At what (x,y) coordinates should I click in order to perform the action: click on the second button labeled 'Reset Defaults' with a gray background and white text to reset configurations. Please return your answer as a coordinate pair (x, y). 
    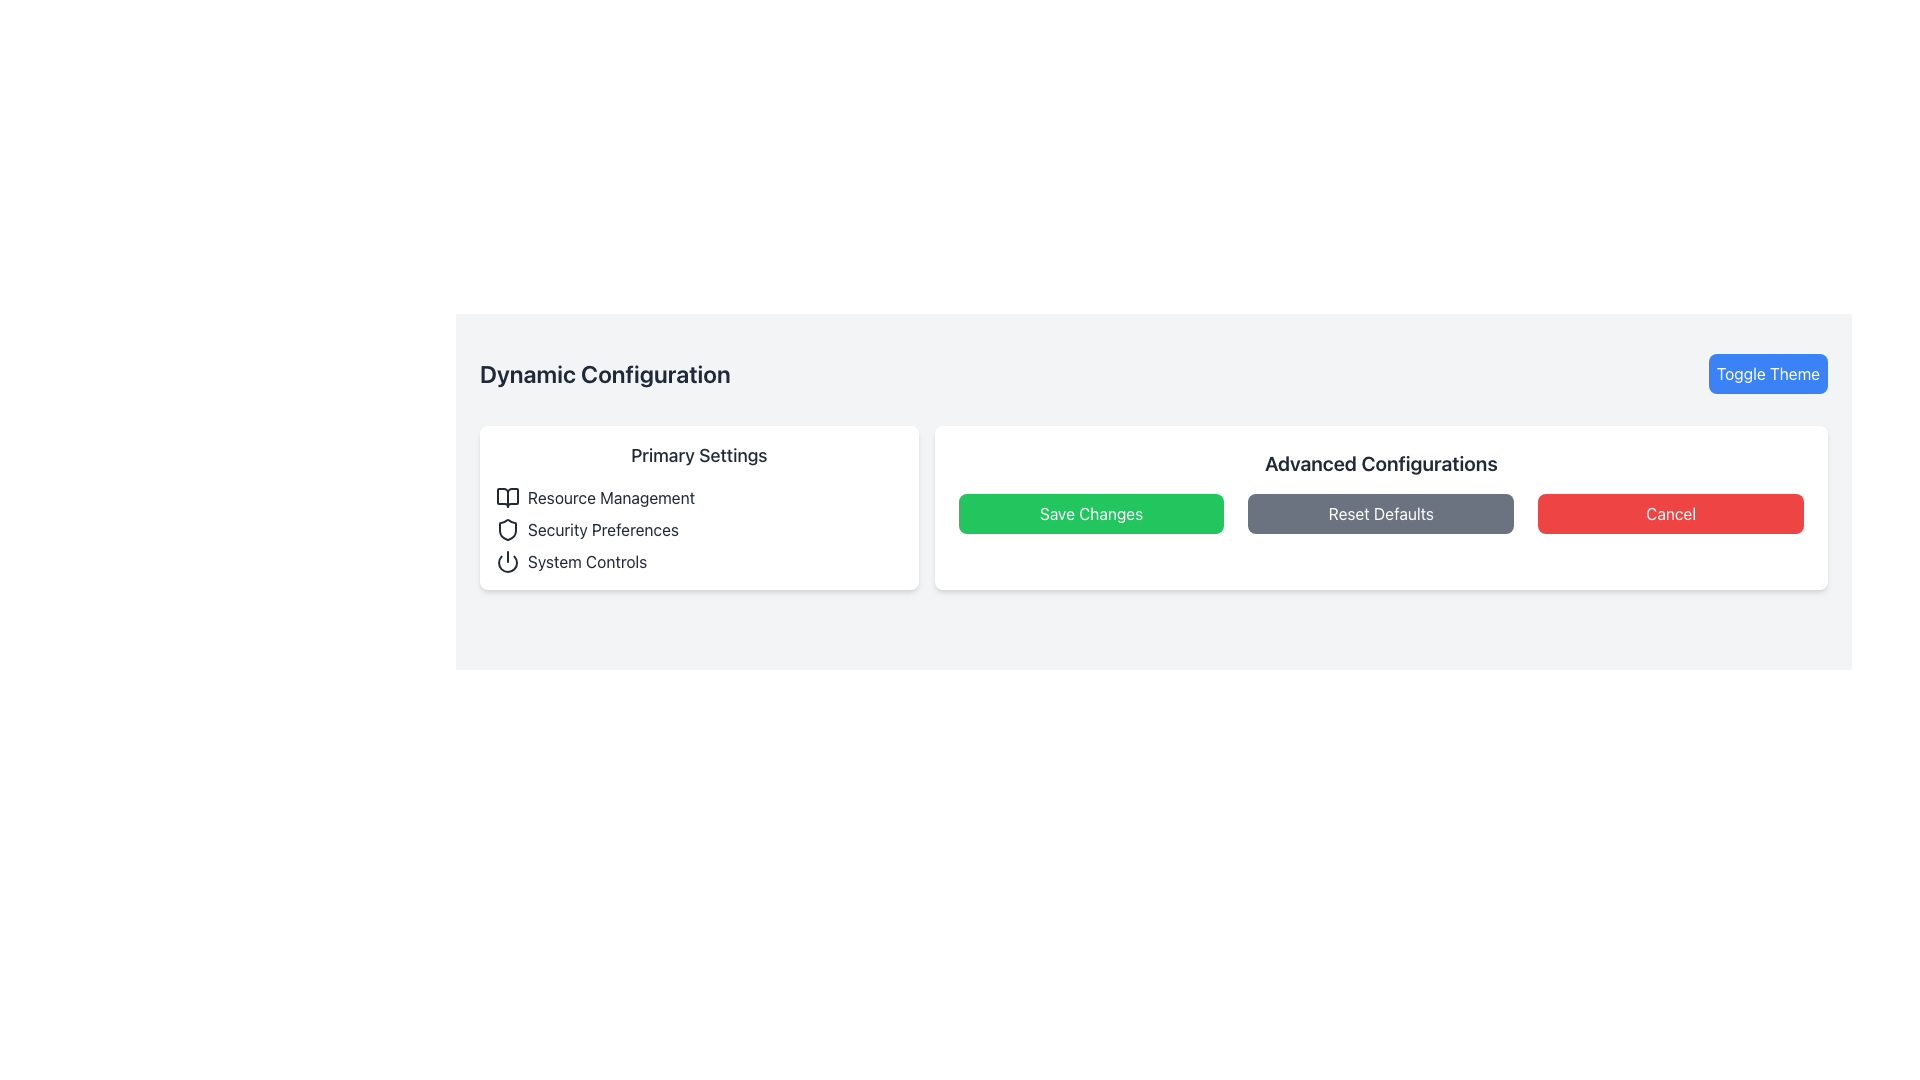
    Looking at the image, I should click on (1380, 512).